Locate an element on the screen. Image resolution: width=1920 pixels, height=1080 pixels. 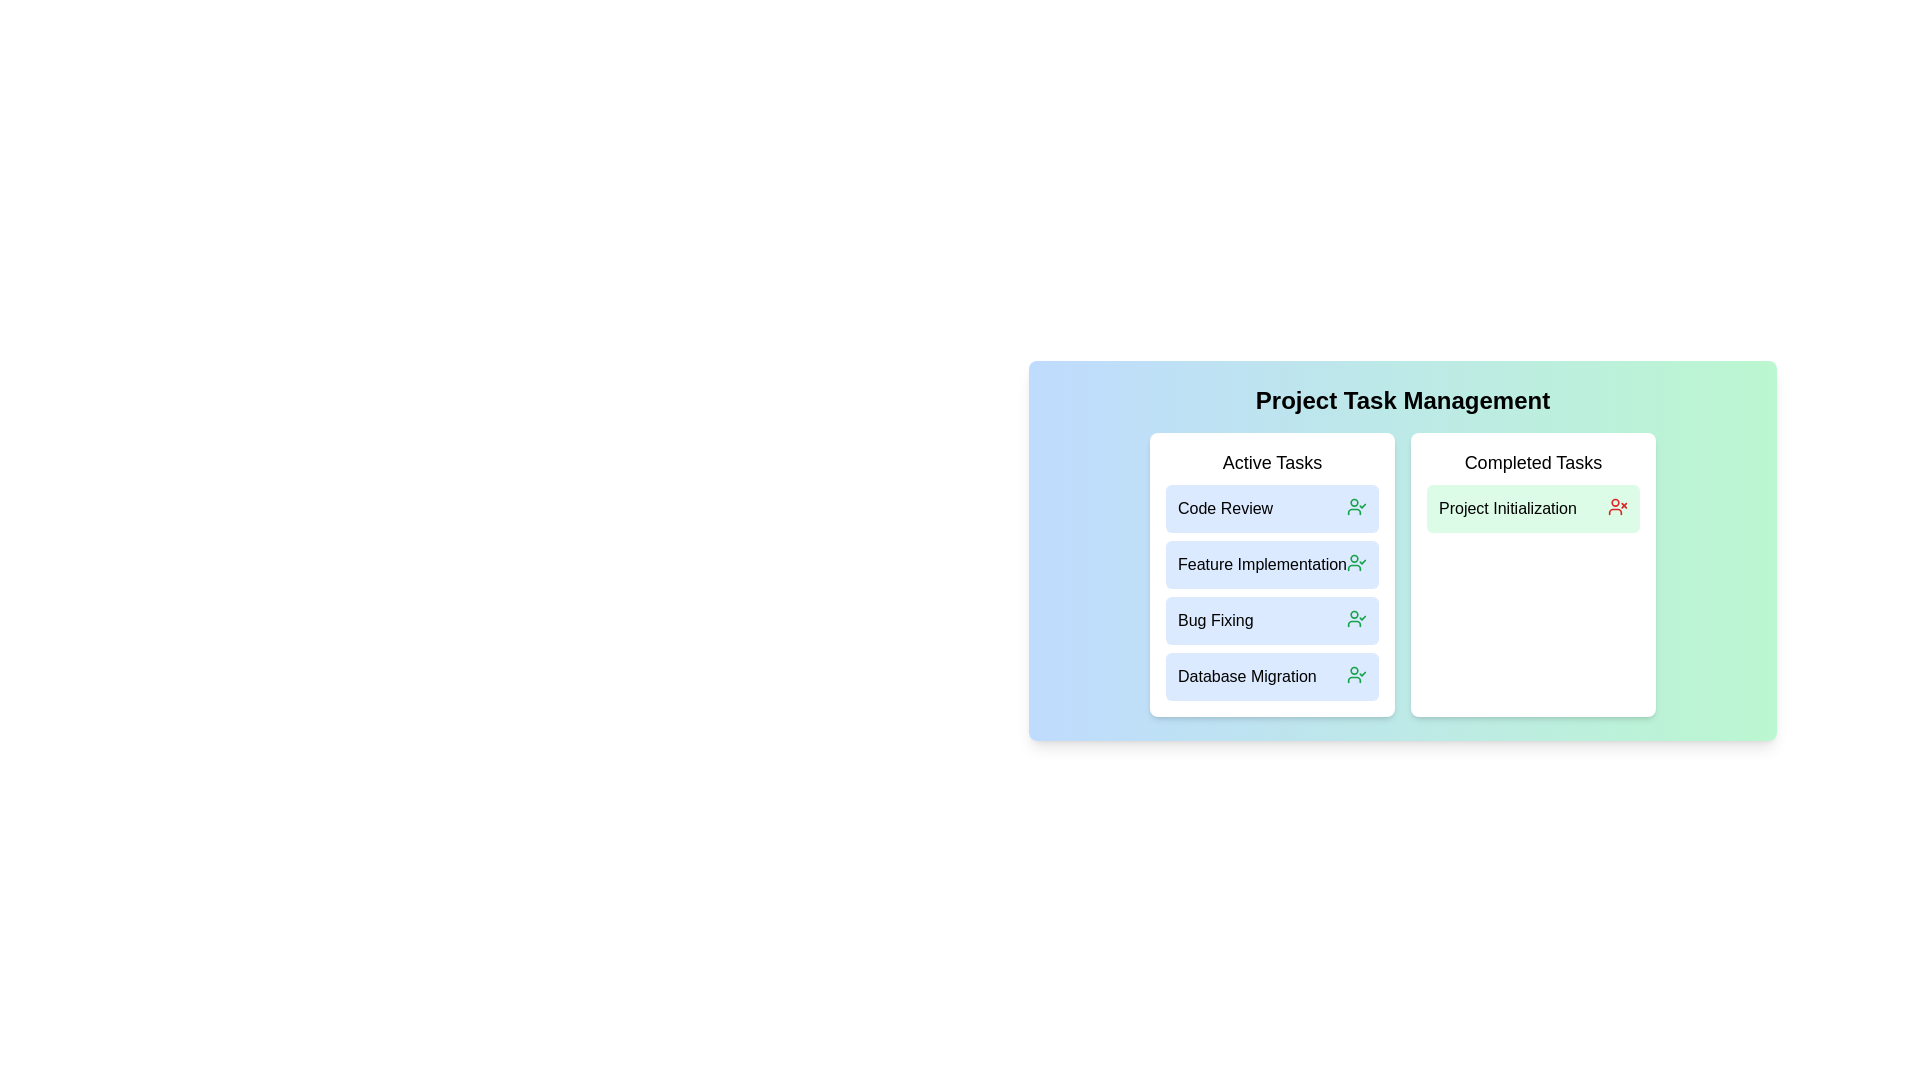
the 'UserCheck' icon next to the task 'Bug Fixing' in the Active Tasks list is located at coordinates (1357, 617).